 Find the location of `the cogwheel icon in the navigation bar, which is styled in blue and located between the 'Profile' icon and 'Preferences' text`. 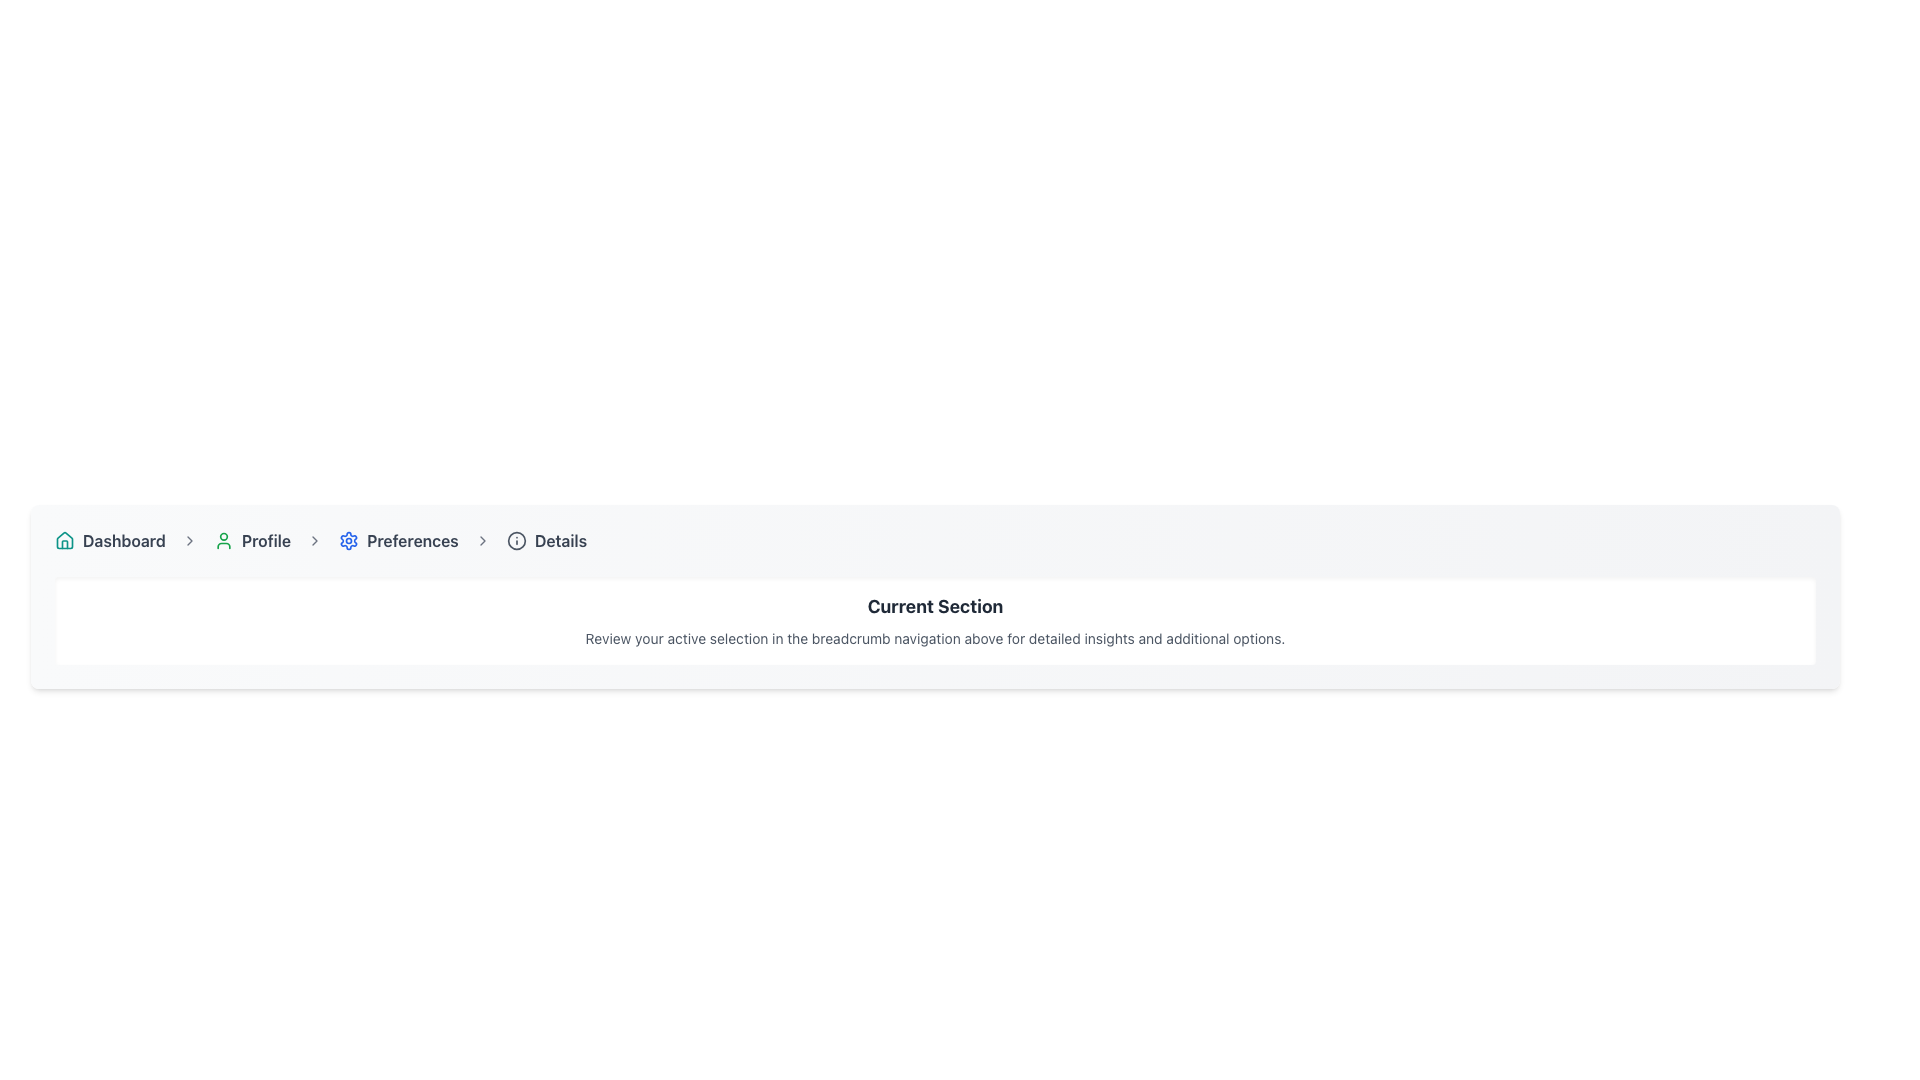

the cogwheel icon in the navigation bar, which is styled in blue and located between the 'Profile' icon and 'Preferences' text is located at coordinates (349, 540).